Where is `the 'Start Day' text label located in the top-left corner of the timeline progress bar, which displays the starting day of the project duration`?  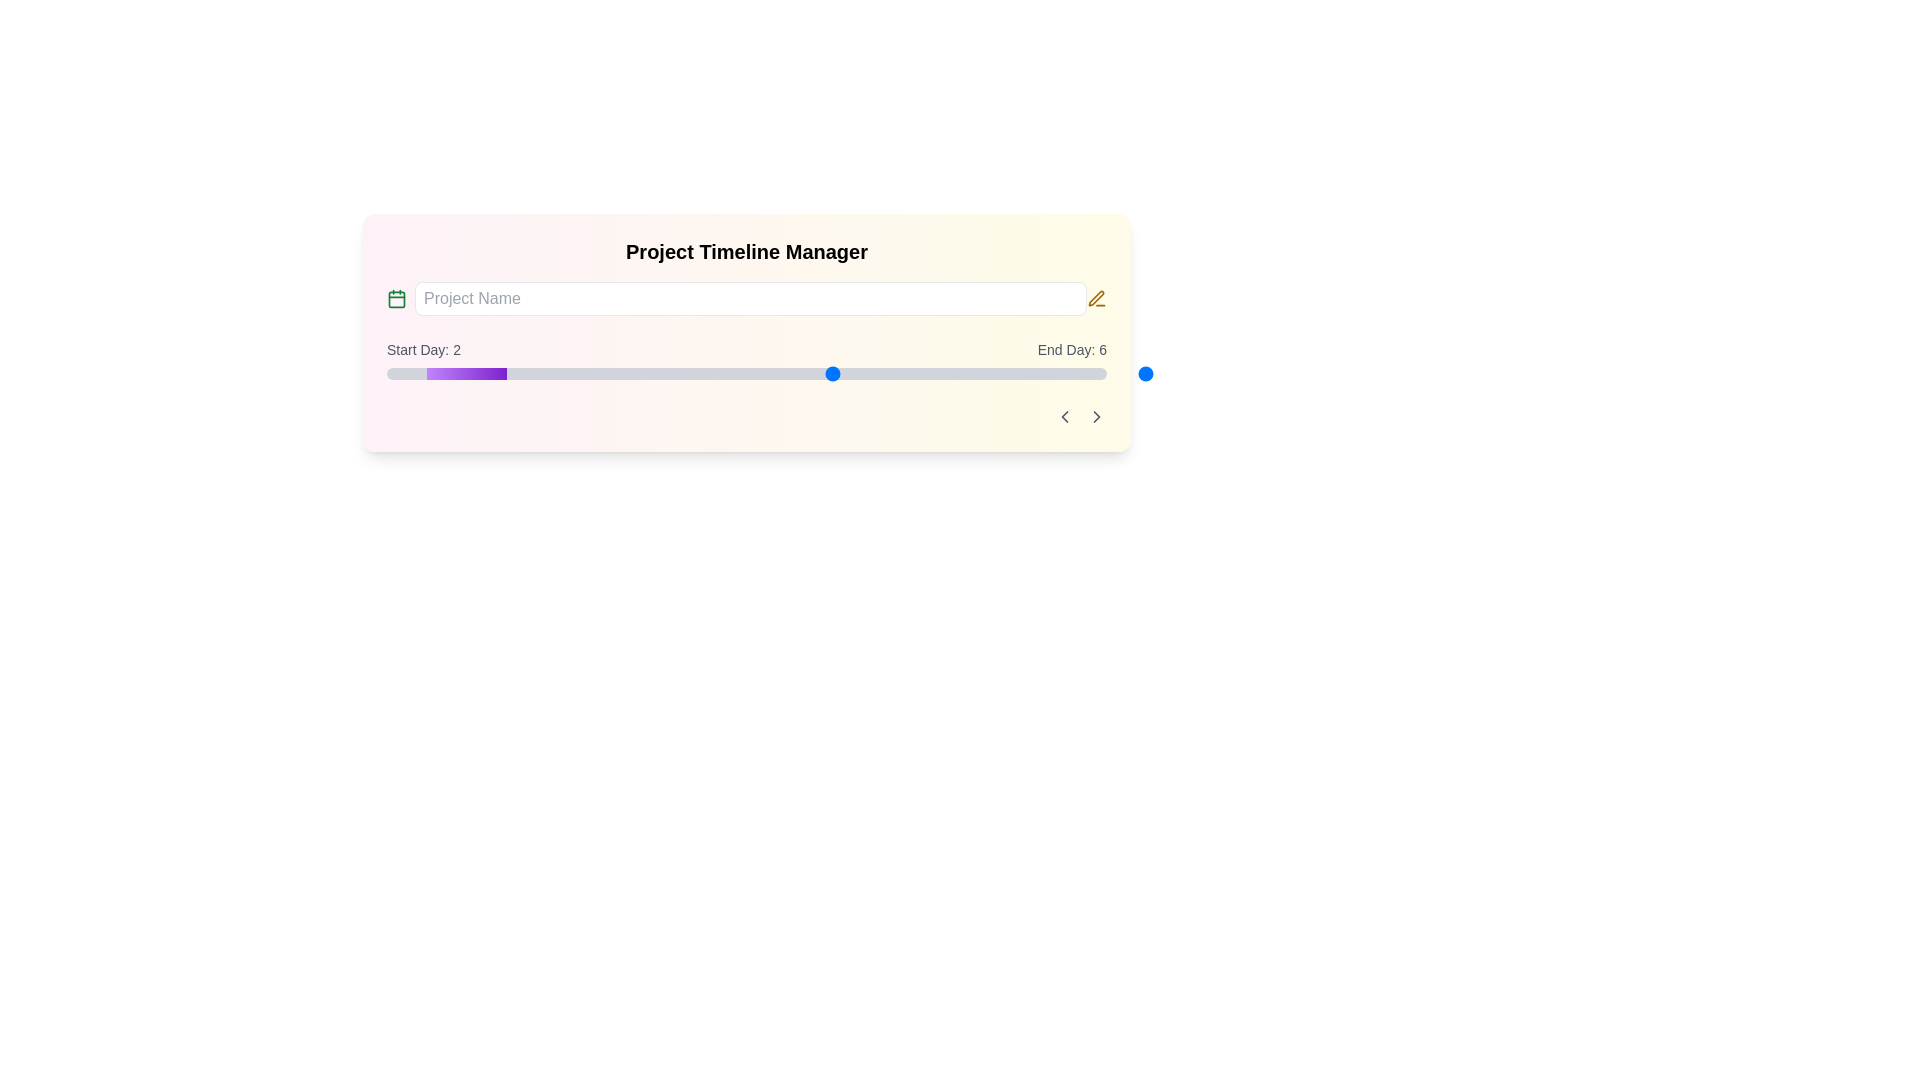
the 'Start Day' text label located in the top-left corner of the timeline progress bar, which displays the starting day of the project duration is located at coordinates (422, 349).